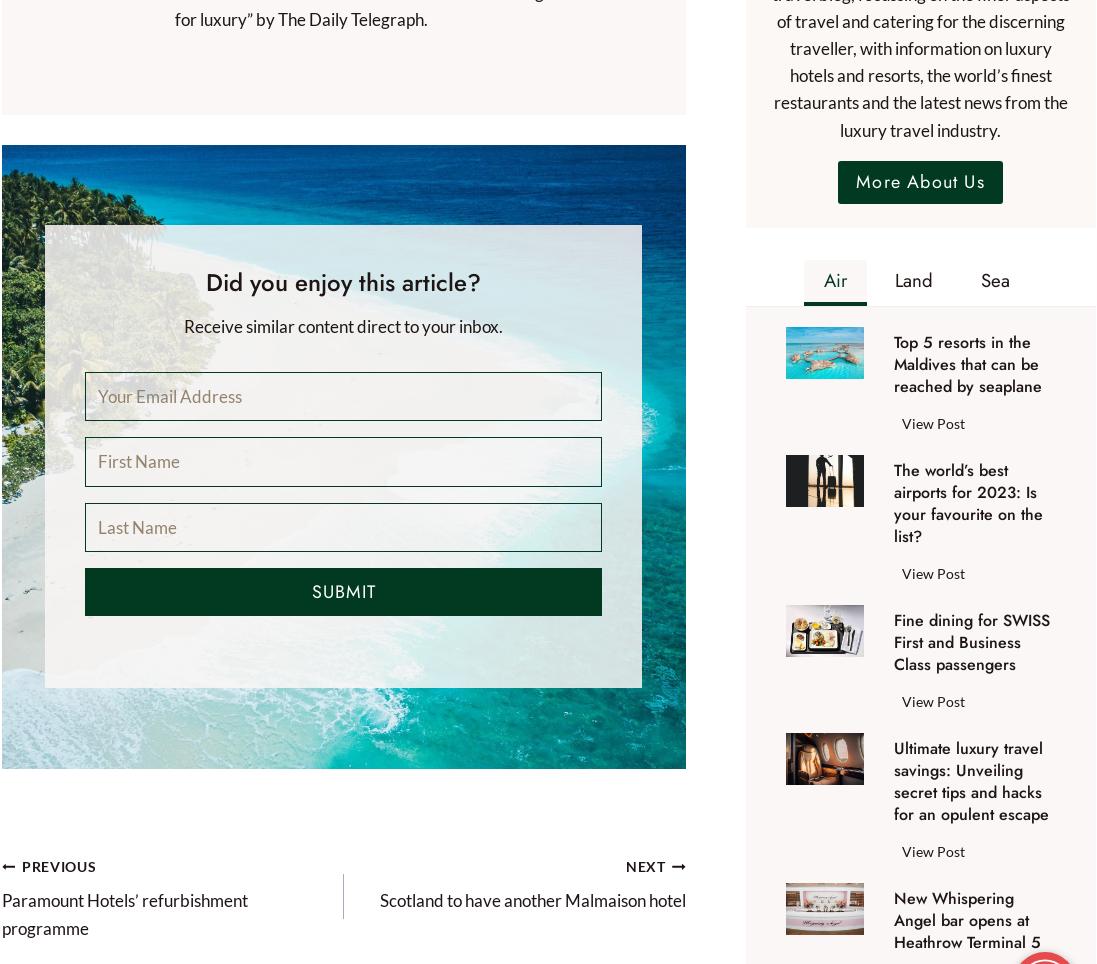  What do you see at coordinates (919, 180) in the screenshot?
I see `'More About Us'` at bounding box center [919, 180].